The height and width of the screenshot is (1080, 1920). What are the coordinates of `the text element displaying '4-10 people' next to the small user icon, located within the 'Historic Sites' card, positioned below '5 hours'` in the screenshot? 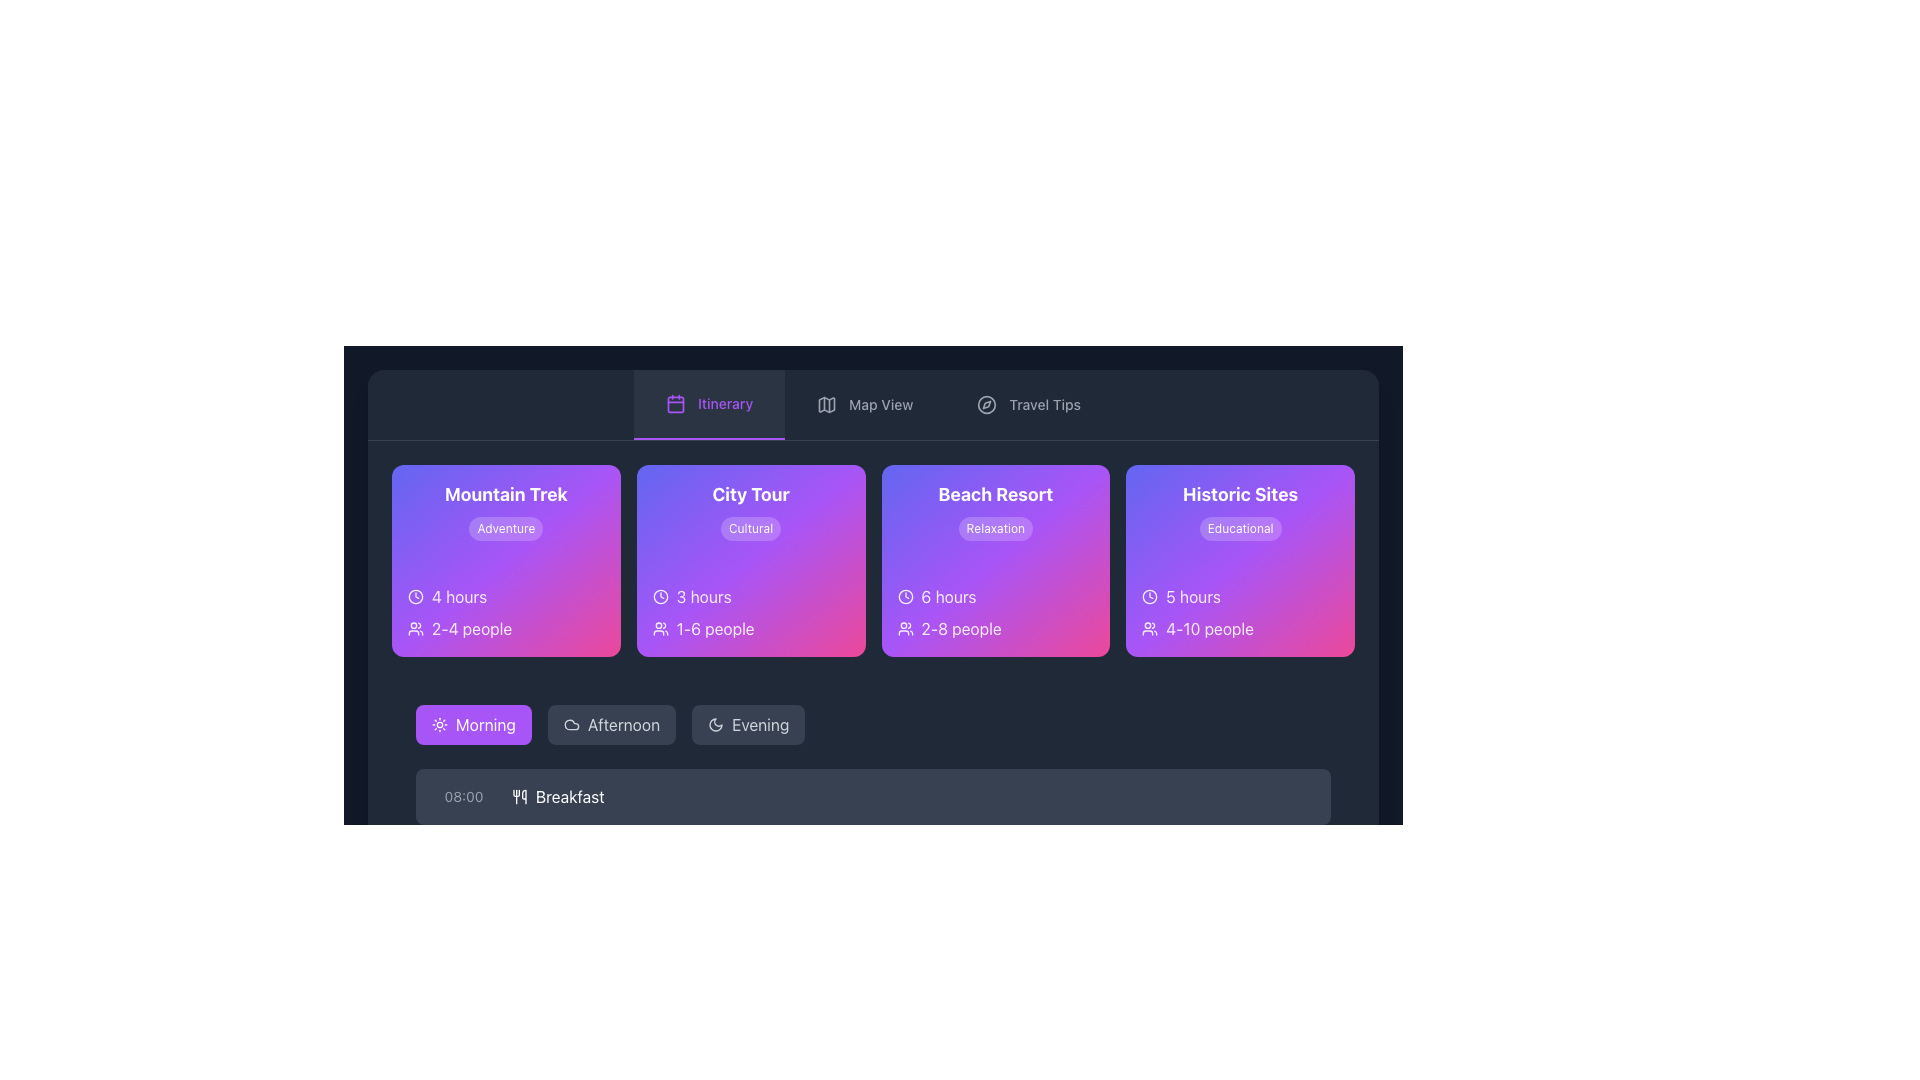 It's located at (1239, 627).